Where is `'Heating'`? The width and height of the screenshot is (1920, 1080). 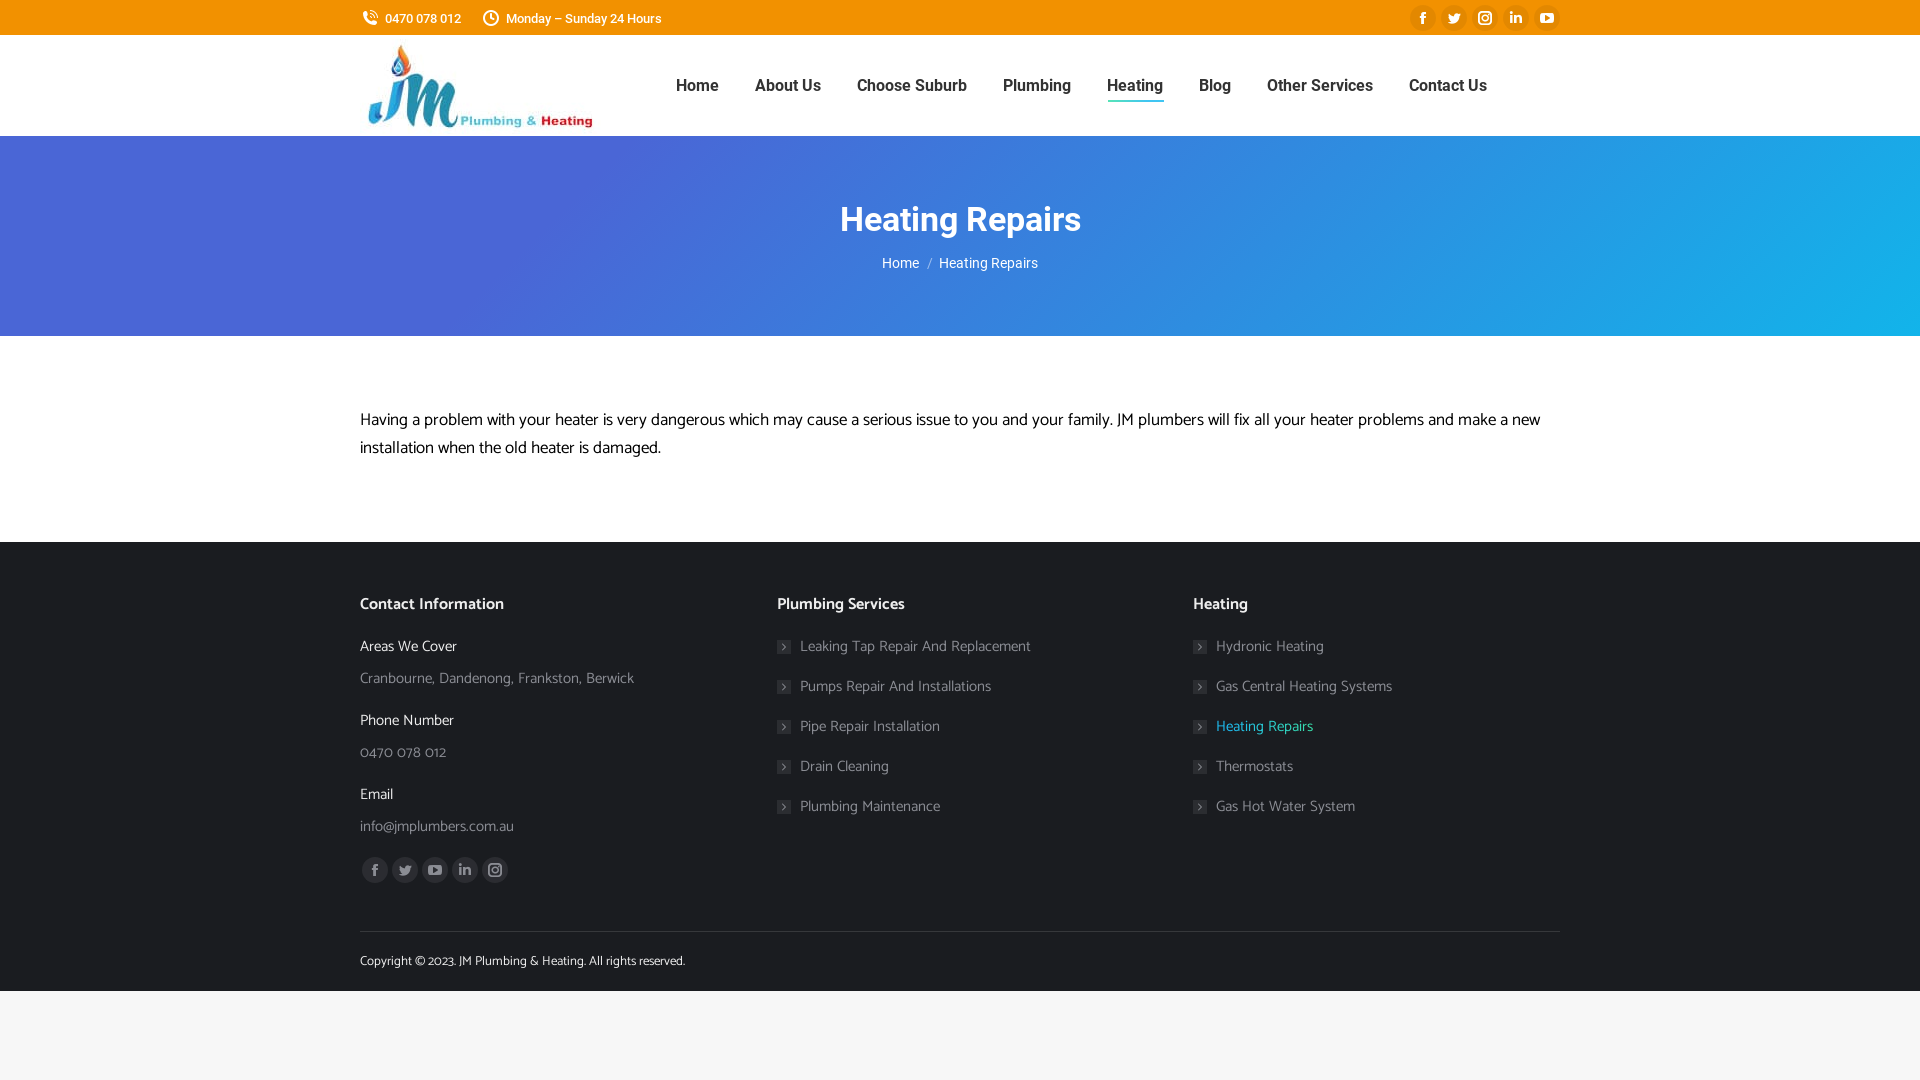 'Heating' is located at coordinates (1133, 84).